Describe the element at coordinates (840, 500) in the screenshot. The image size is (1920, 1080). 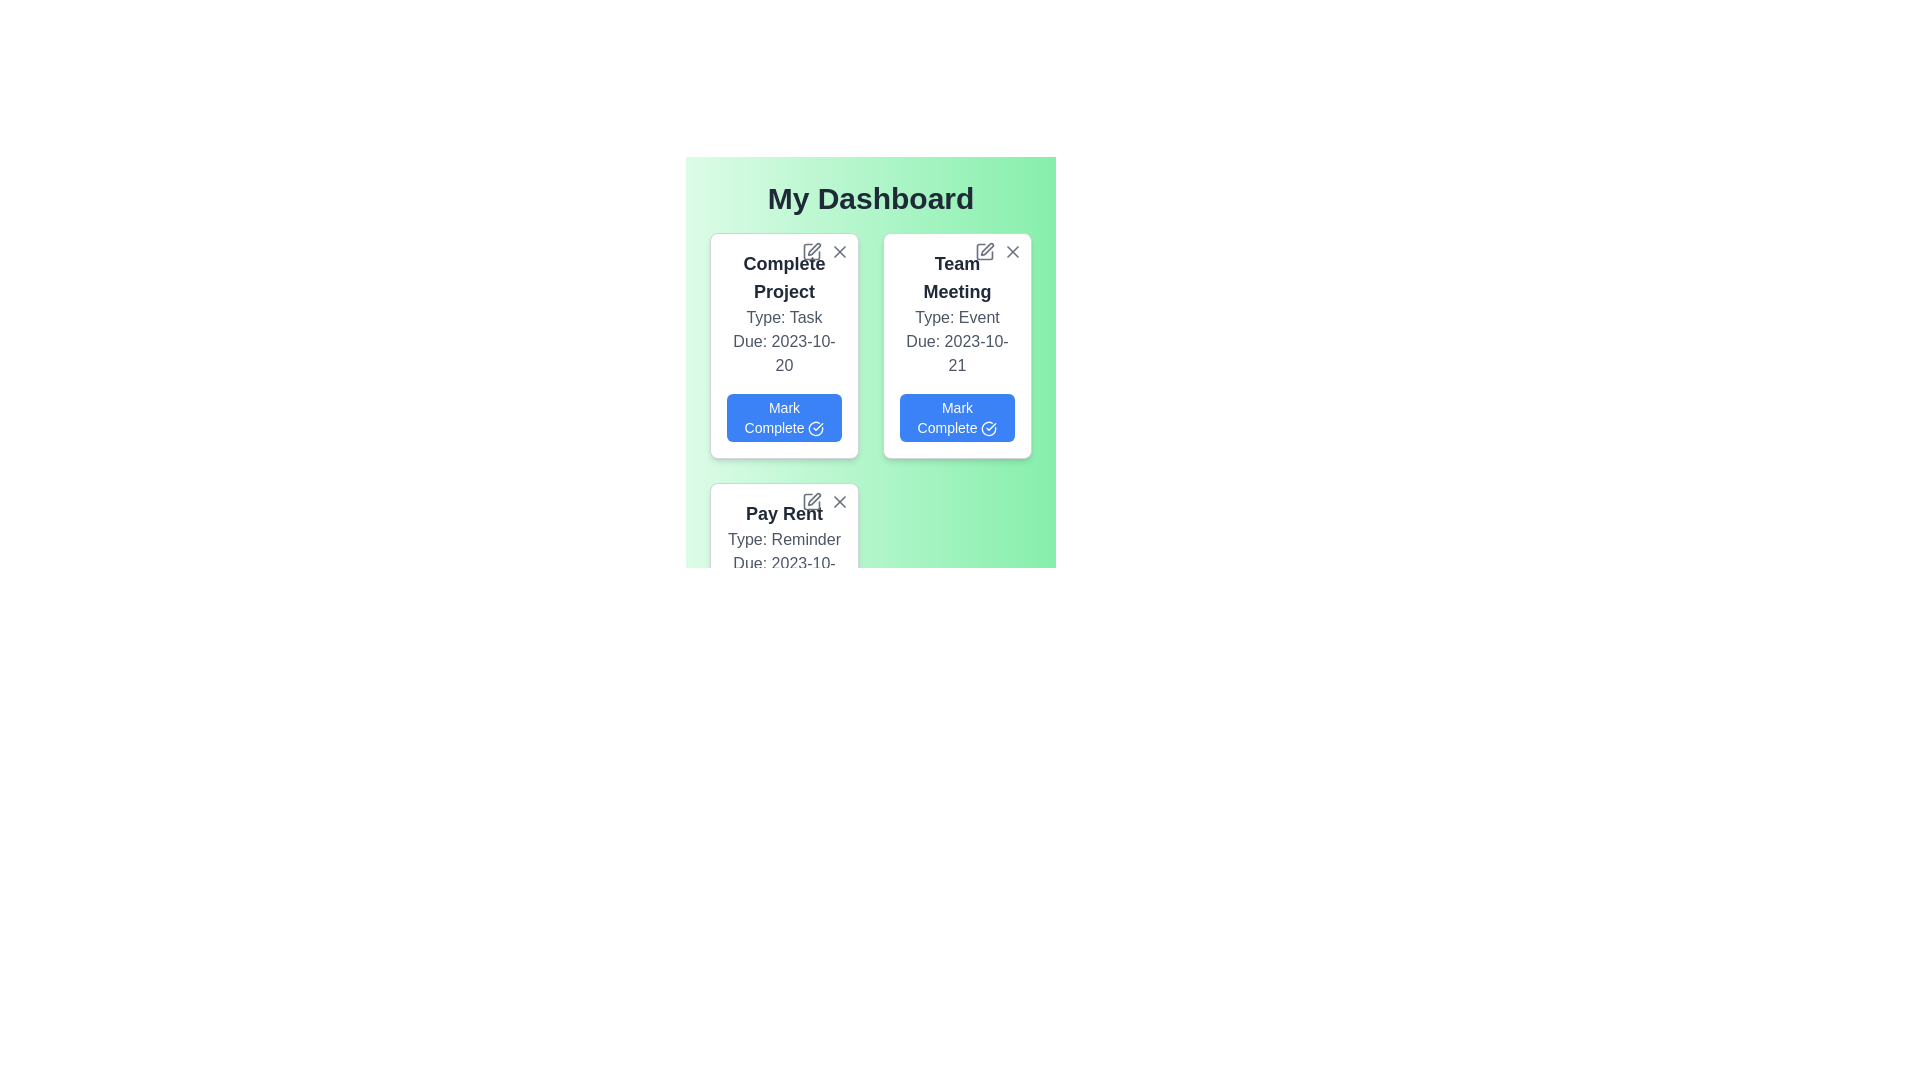
I see `the 'X' close button in the top-right corner of the 'Pay Rent' card` at that location.